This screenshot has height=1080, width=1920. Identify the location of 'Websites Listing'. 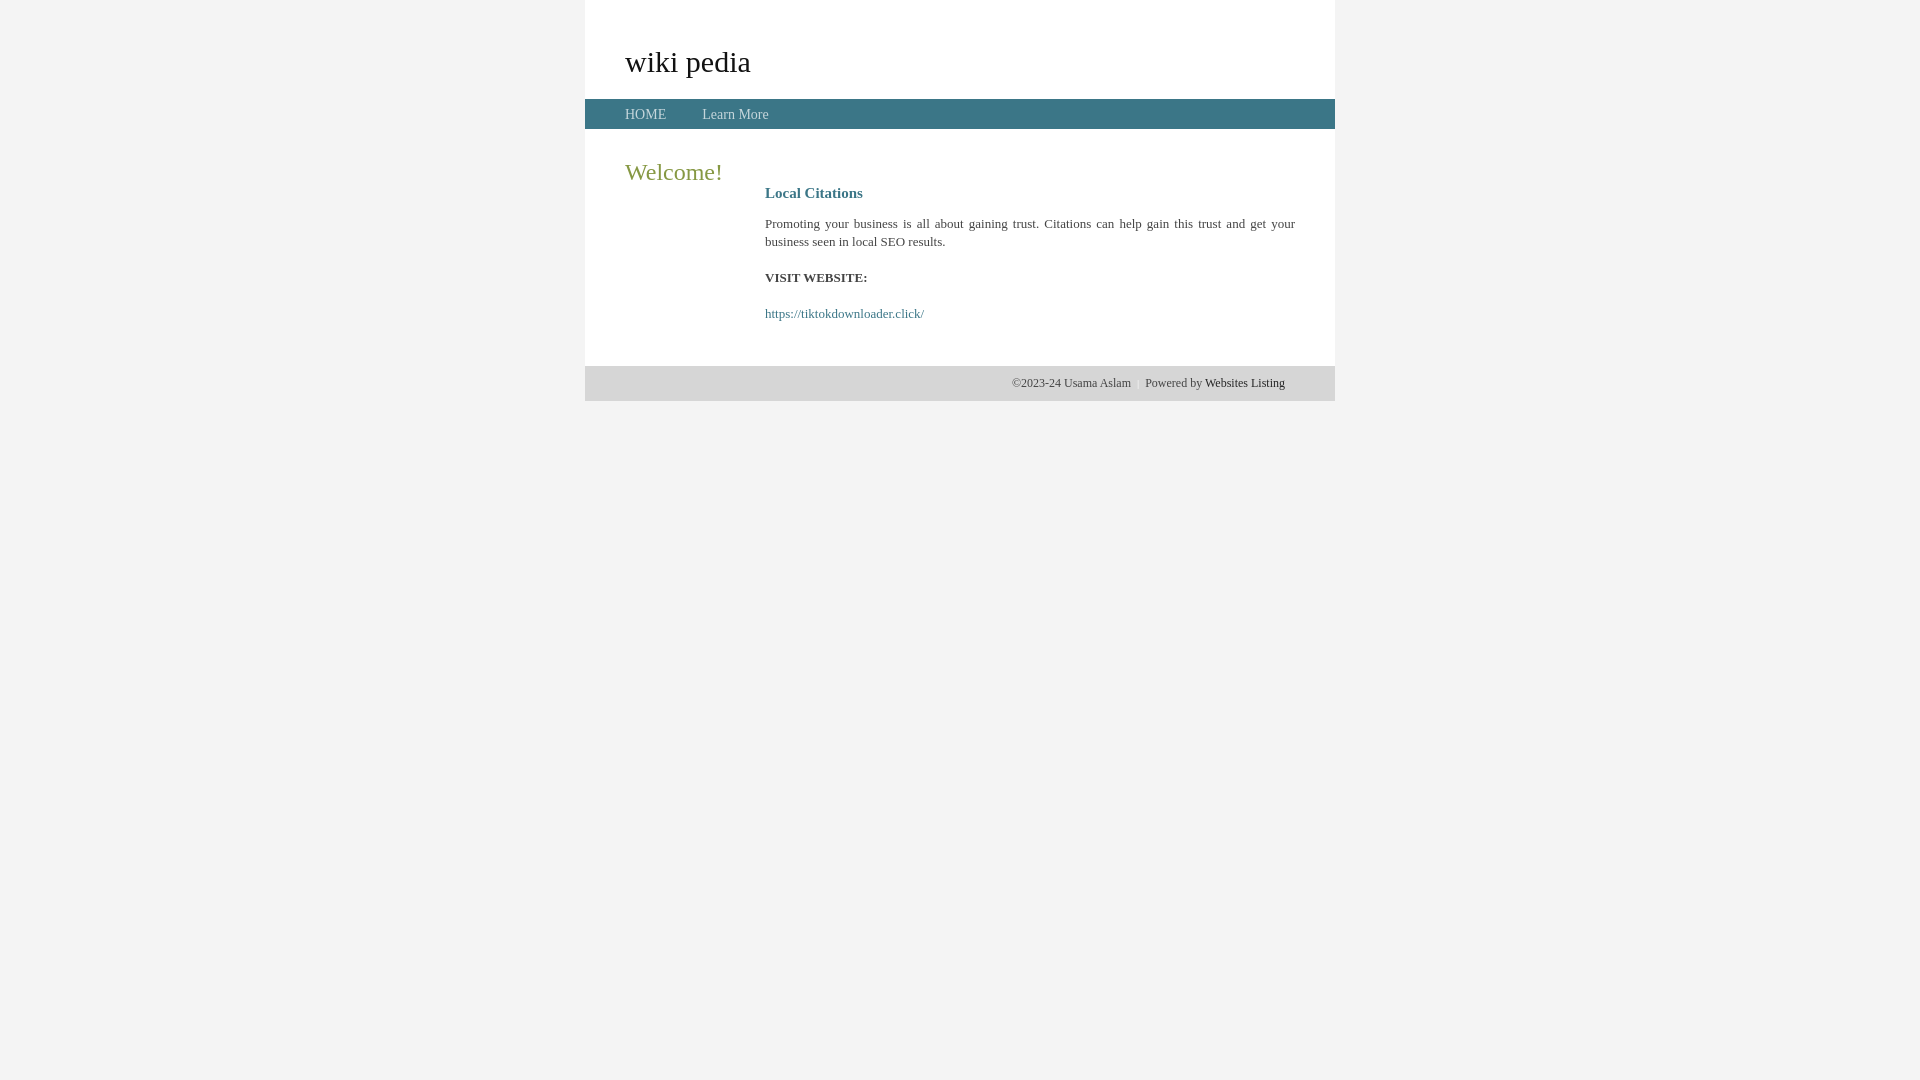
(1243, 382).